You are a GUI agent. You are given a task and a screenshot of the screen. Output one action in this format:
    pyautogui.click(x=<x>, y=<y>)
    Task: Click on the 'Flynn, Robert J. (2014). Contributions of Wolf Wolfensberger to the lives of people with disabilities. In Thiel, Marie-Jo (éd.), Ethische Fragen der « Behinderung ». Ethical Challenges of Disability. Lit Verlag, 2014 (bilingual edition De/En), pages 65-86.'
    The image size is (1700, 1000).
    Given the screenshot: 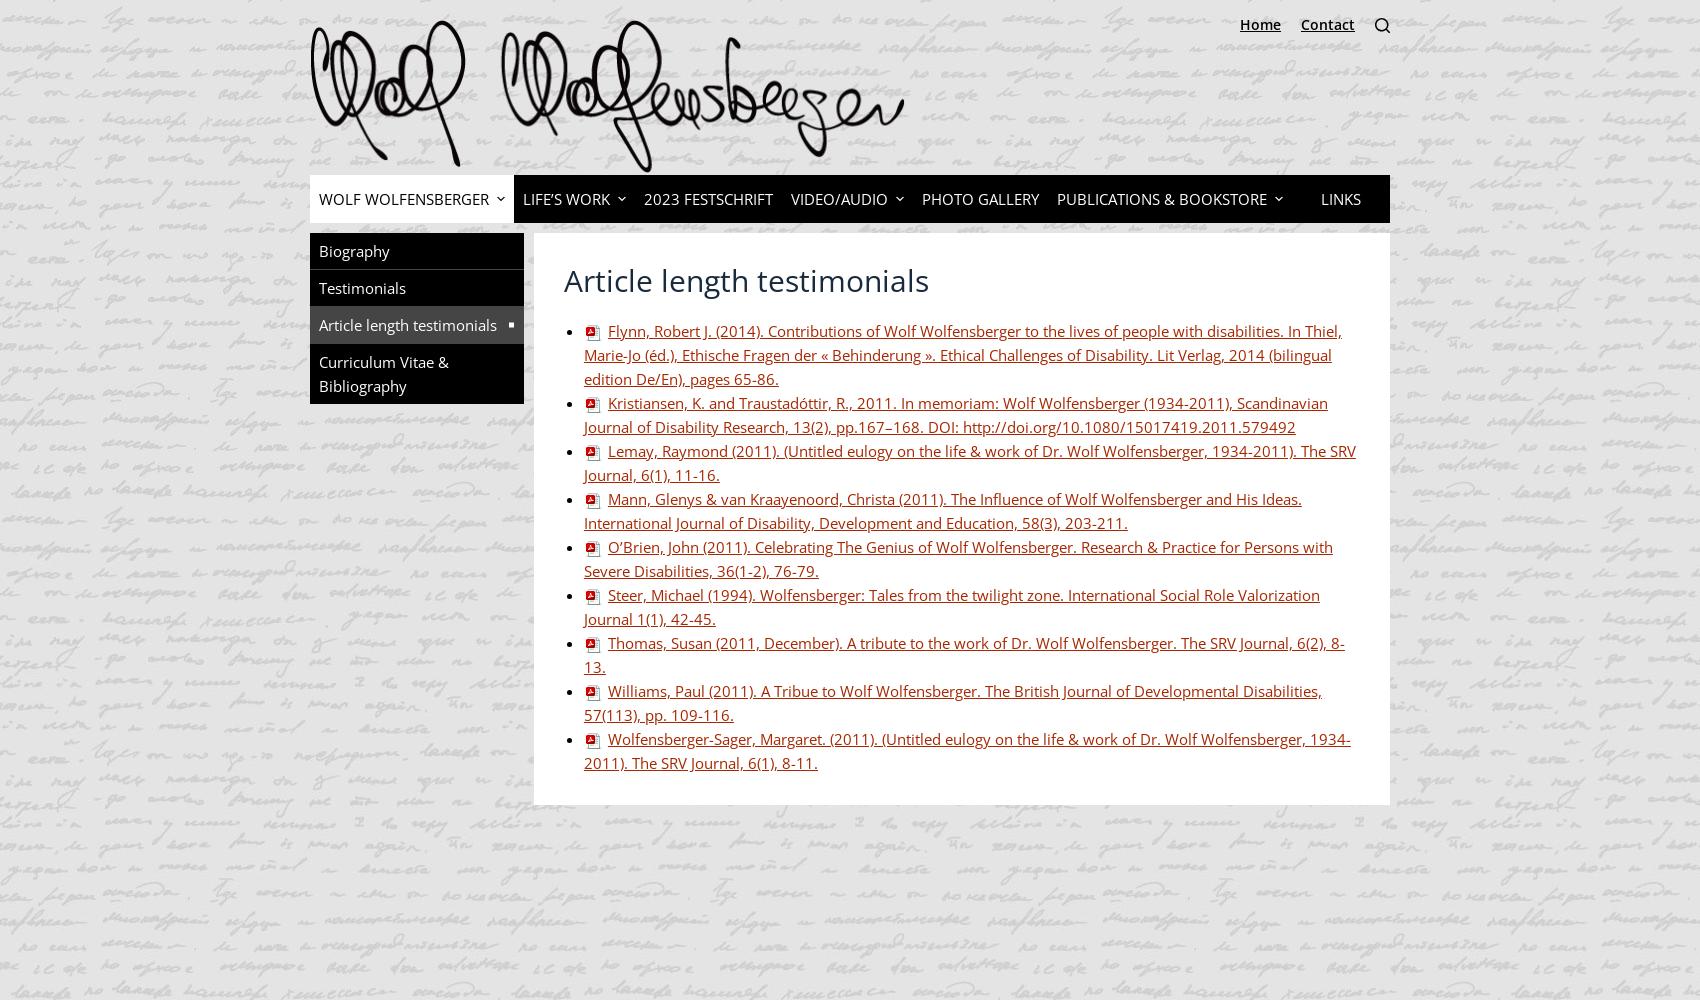 What is the action you would take?
    pyautogui.click(x=961, y=354)
    